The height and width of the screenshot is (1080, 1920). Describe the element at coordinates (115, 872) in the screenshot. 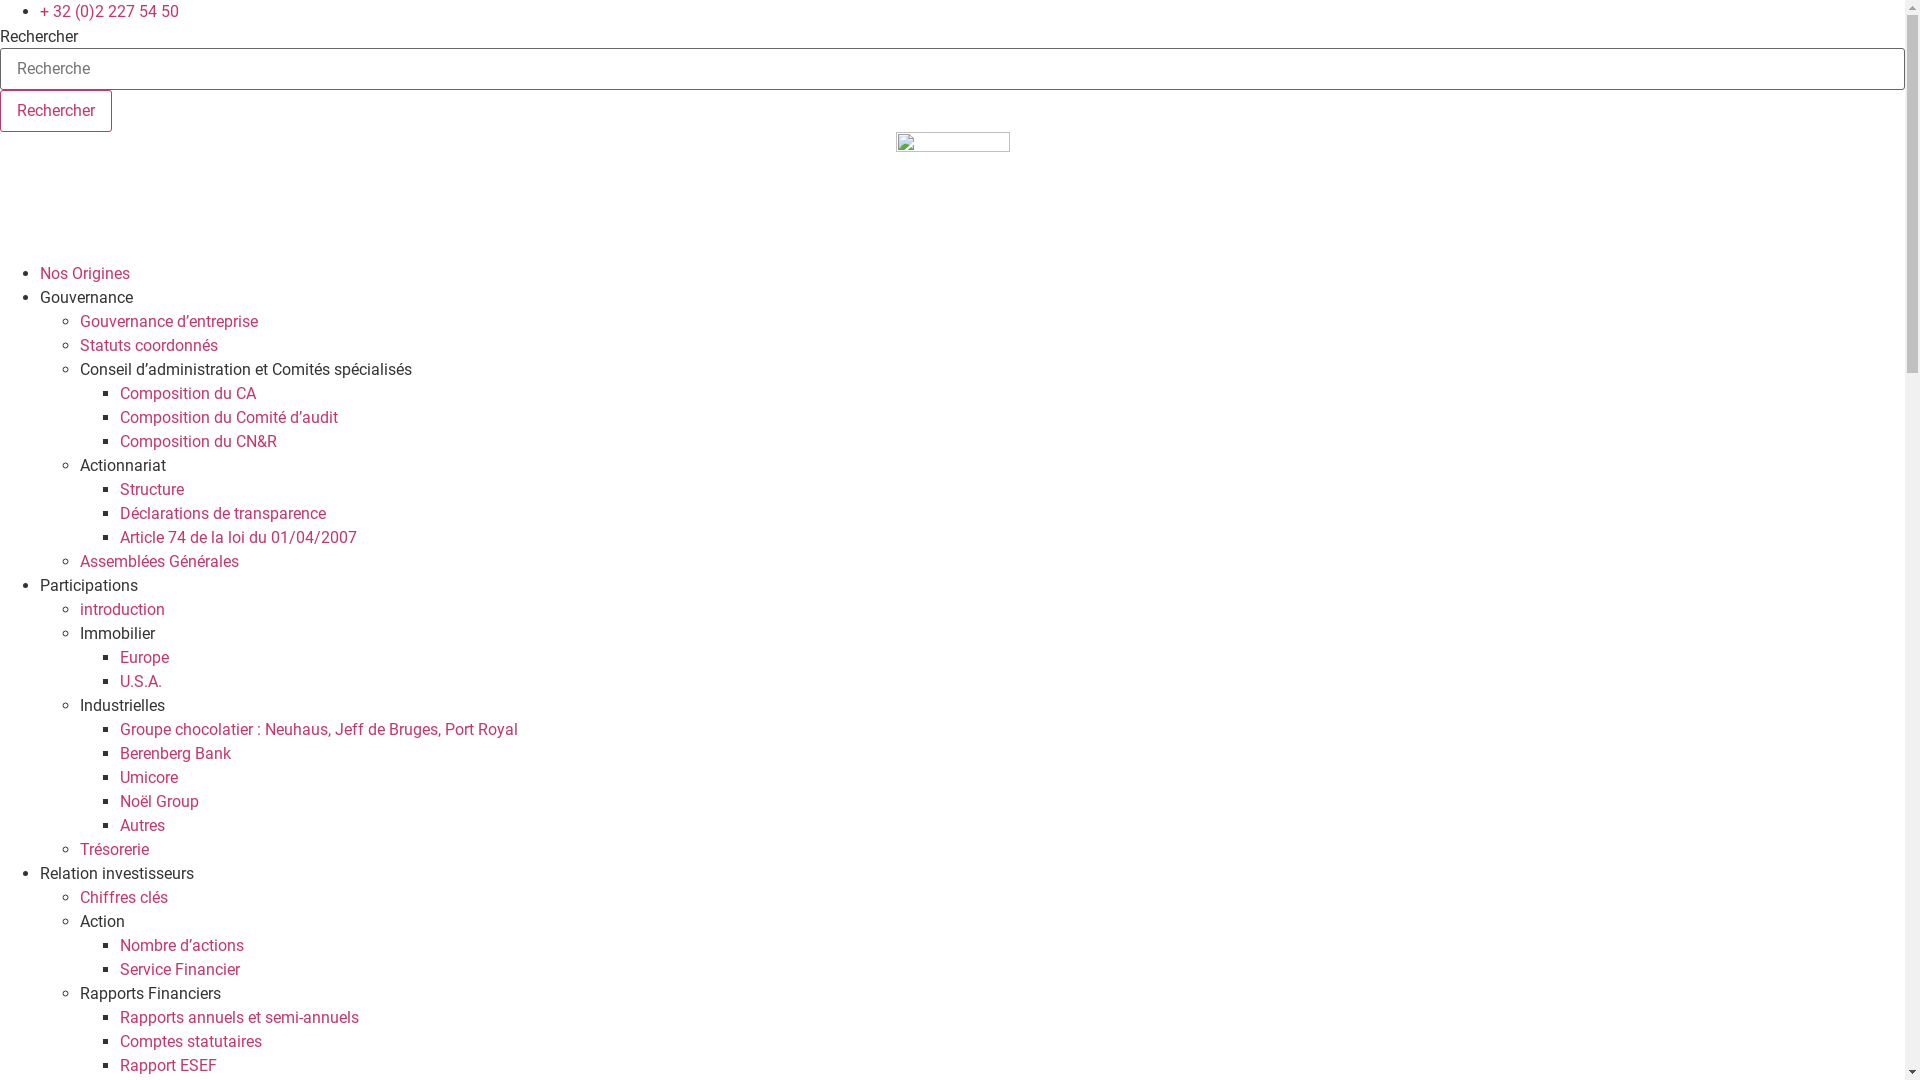

I see `'Relation investisseurs'` at that location.